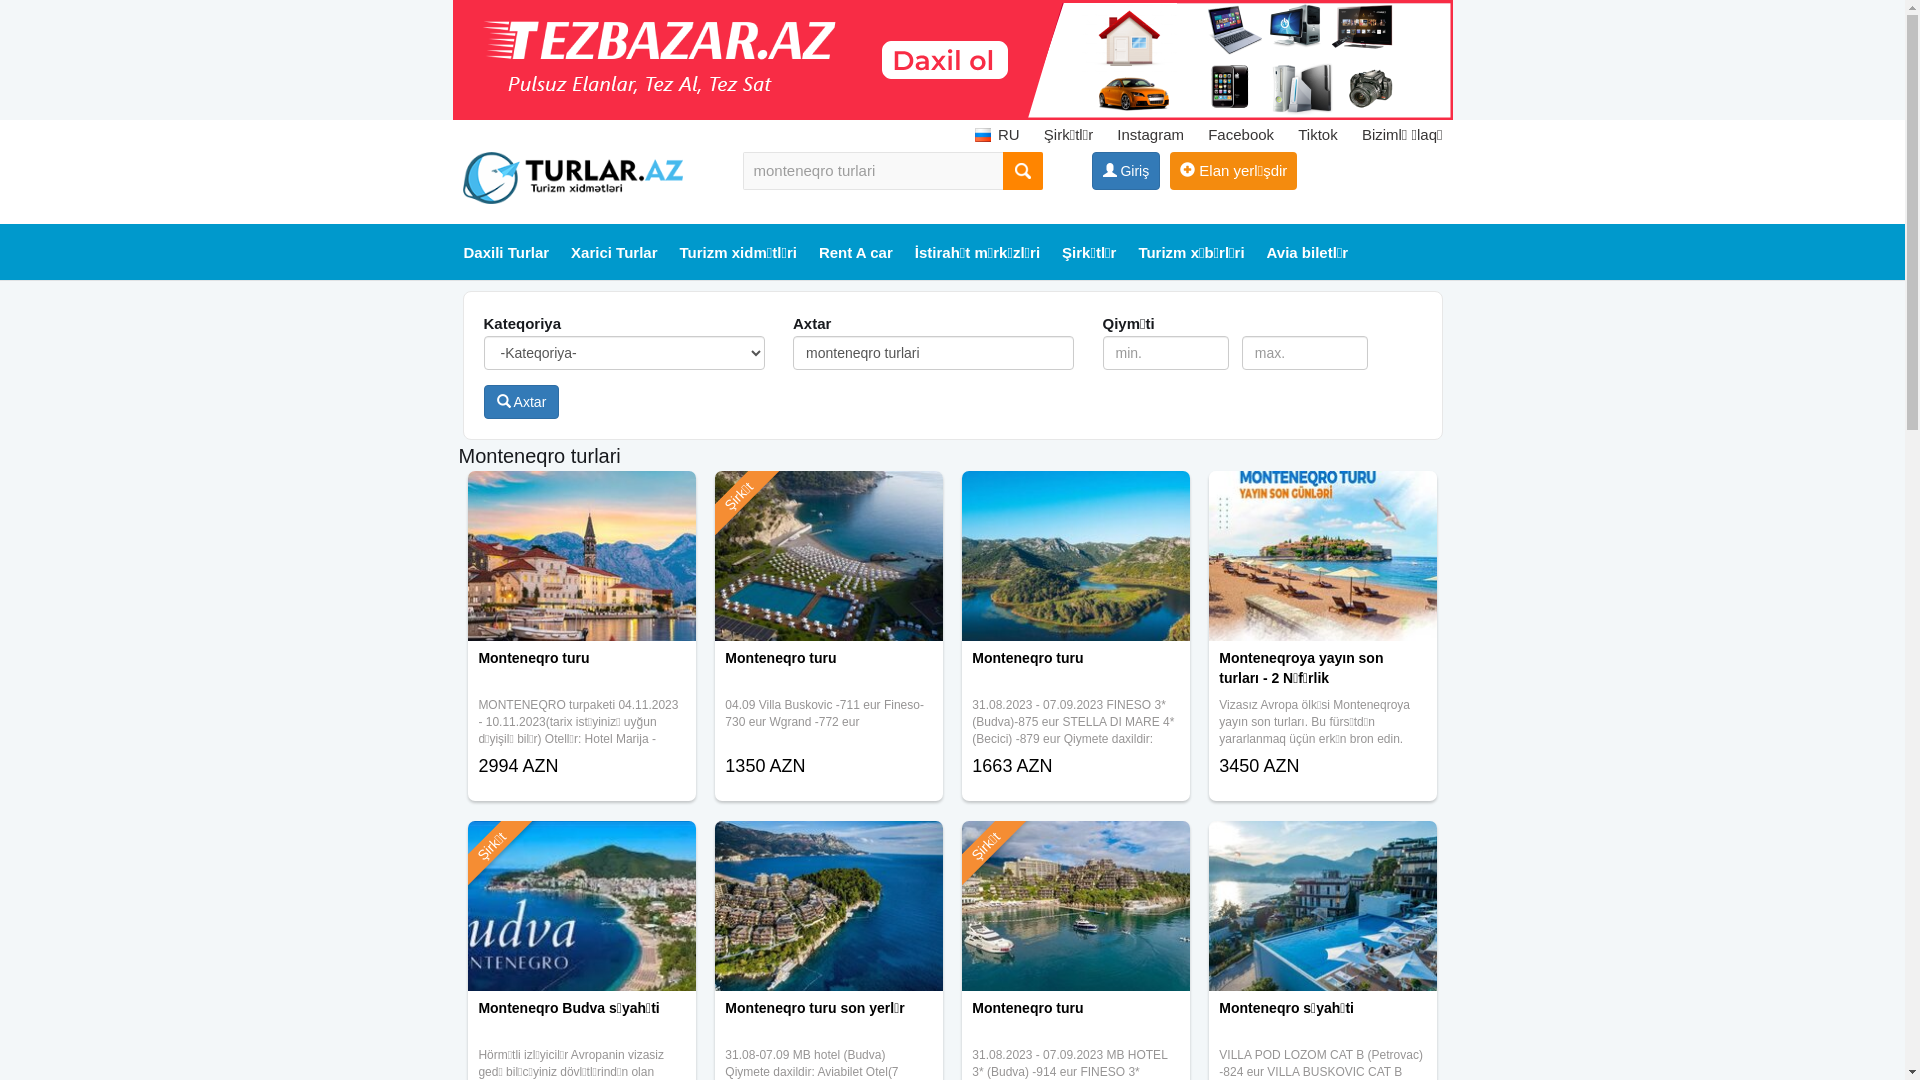 Image resolution: width=1920 pixels, height=1080 pixels. Describe the element at coordinates (1074, 674) in the screenshot. I see `'Monteneqro turu'` at that location.